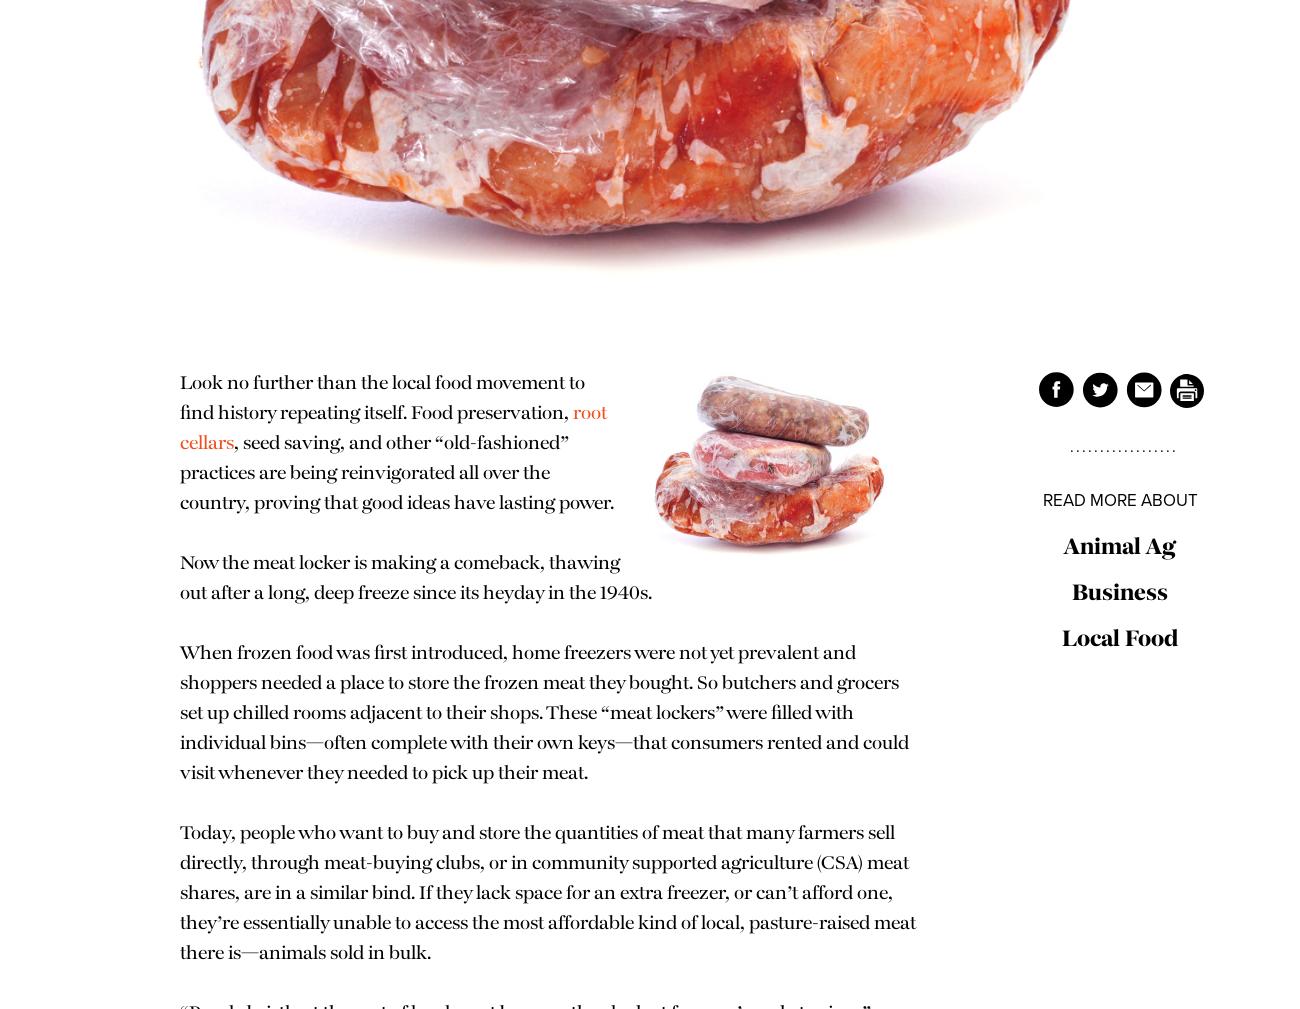  What do you see at coordinates (180, 427) in the screenshot?
I see `'root cellars'` at bounding box center [180, 427].